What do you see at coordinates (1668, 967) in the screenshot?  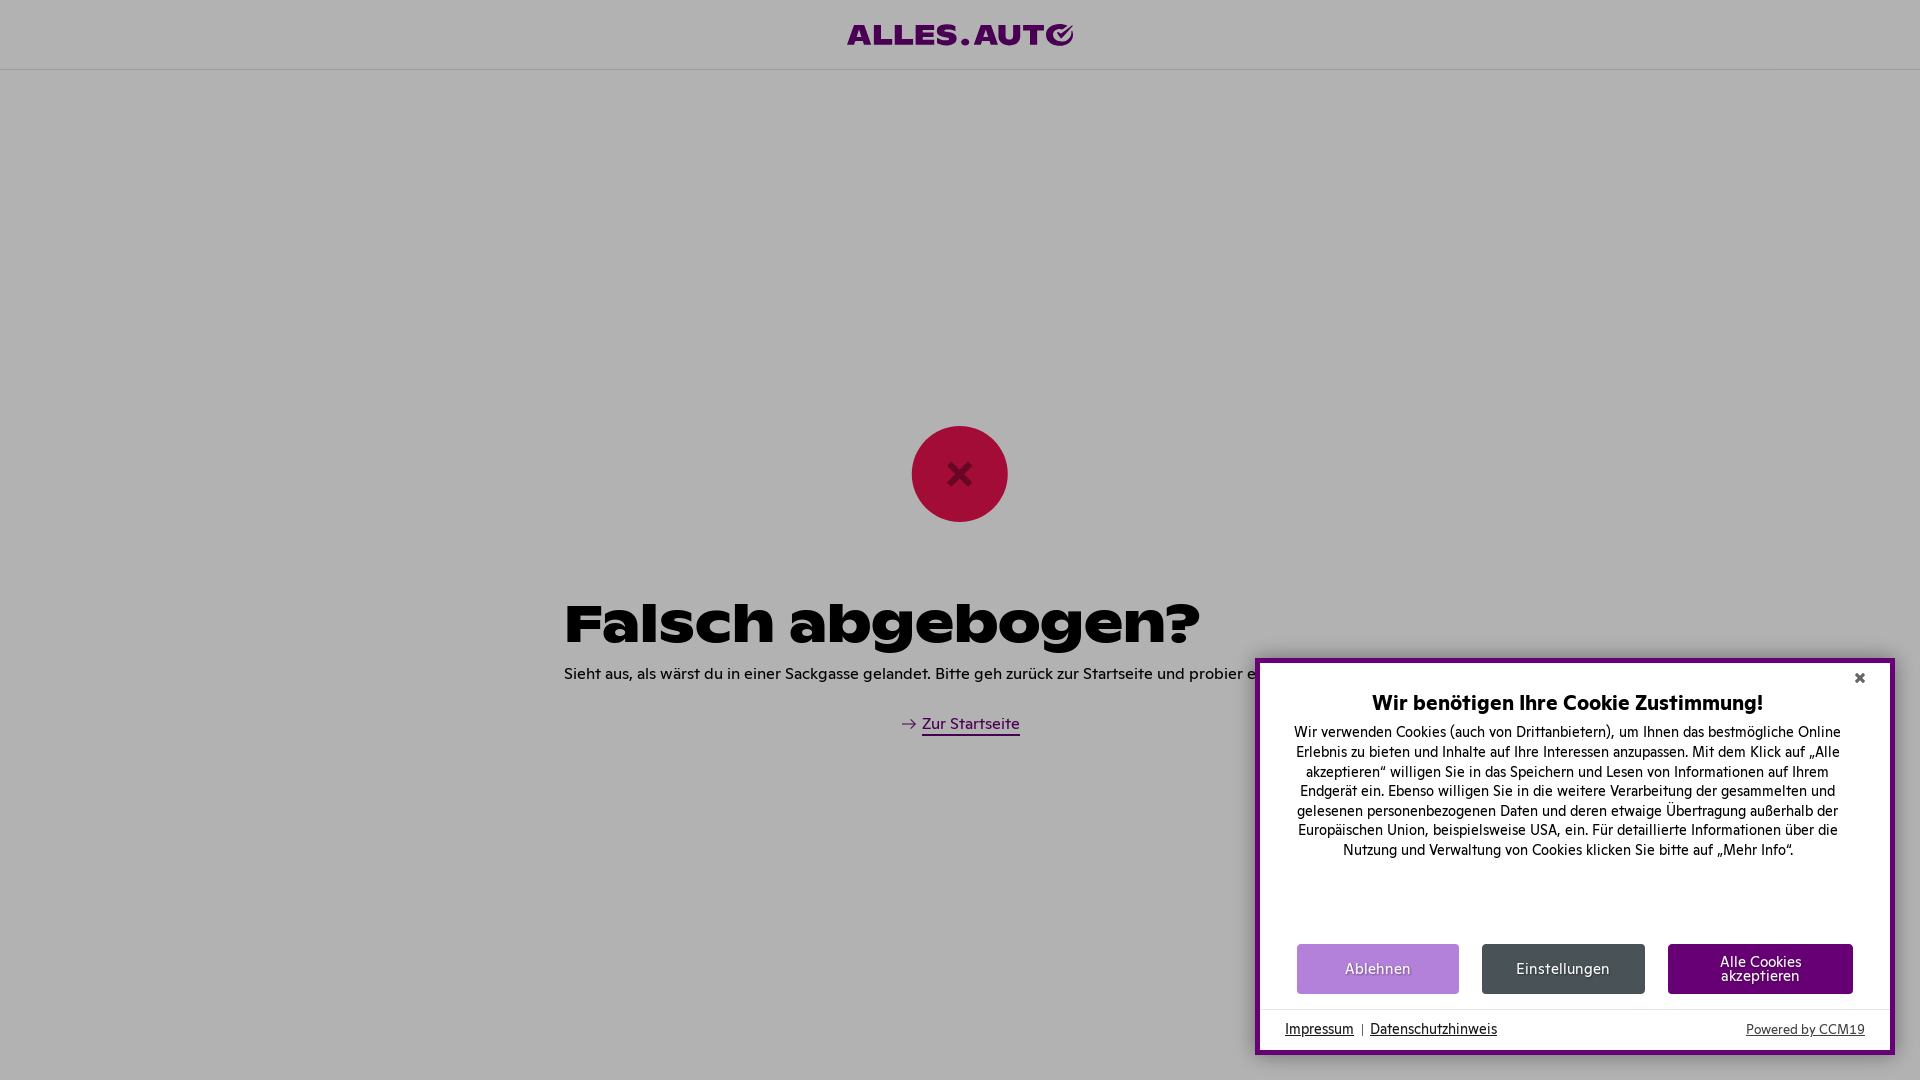 I see `'Alle Cookies akzeptieren'` at bounding box center [1668, 967].